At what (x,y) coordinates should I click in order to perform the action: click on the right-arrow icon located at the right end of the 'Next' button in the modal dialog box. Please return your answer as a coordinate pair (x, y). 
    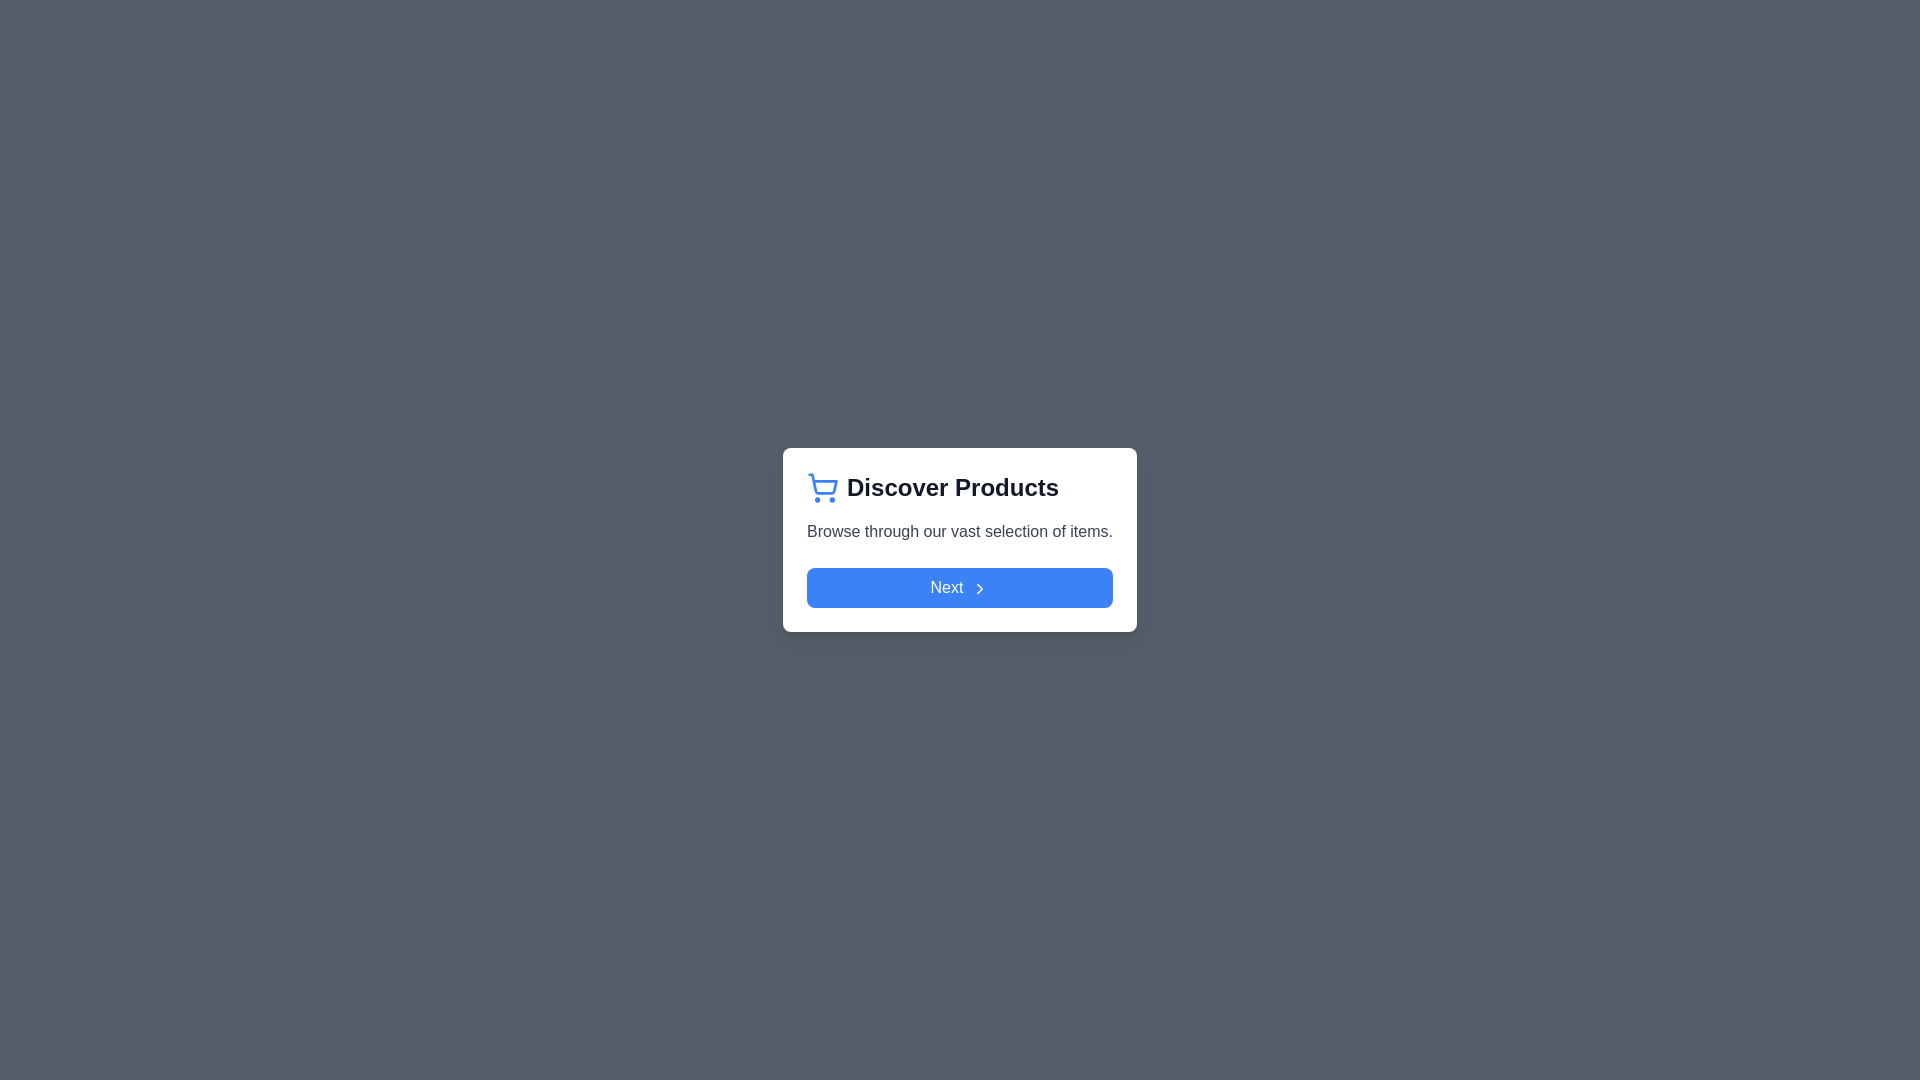
    Looking at the image, I should click on (980, 587).